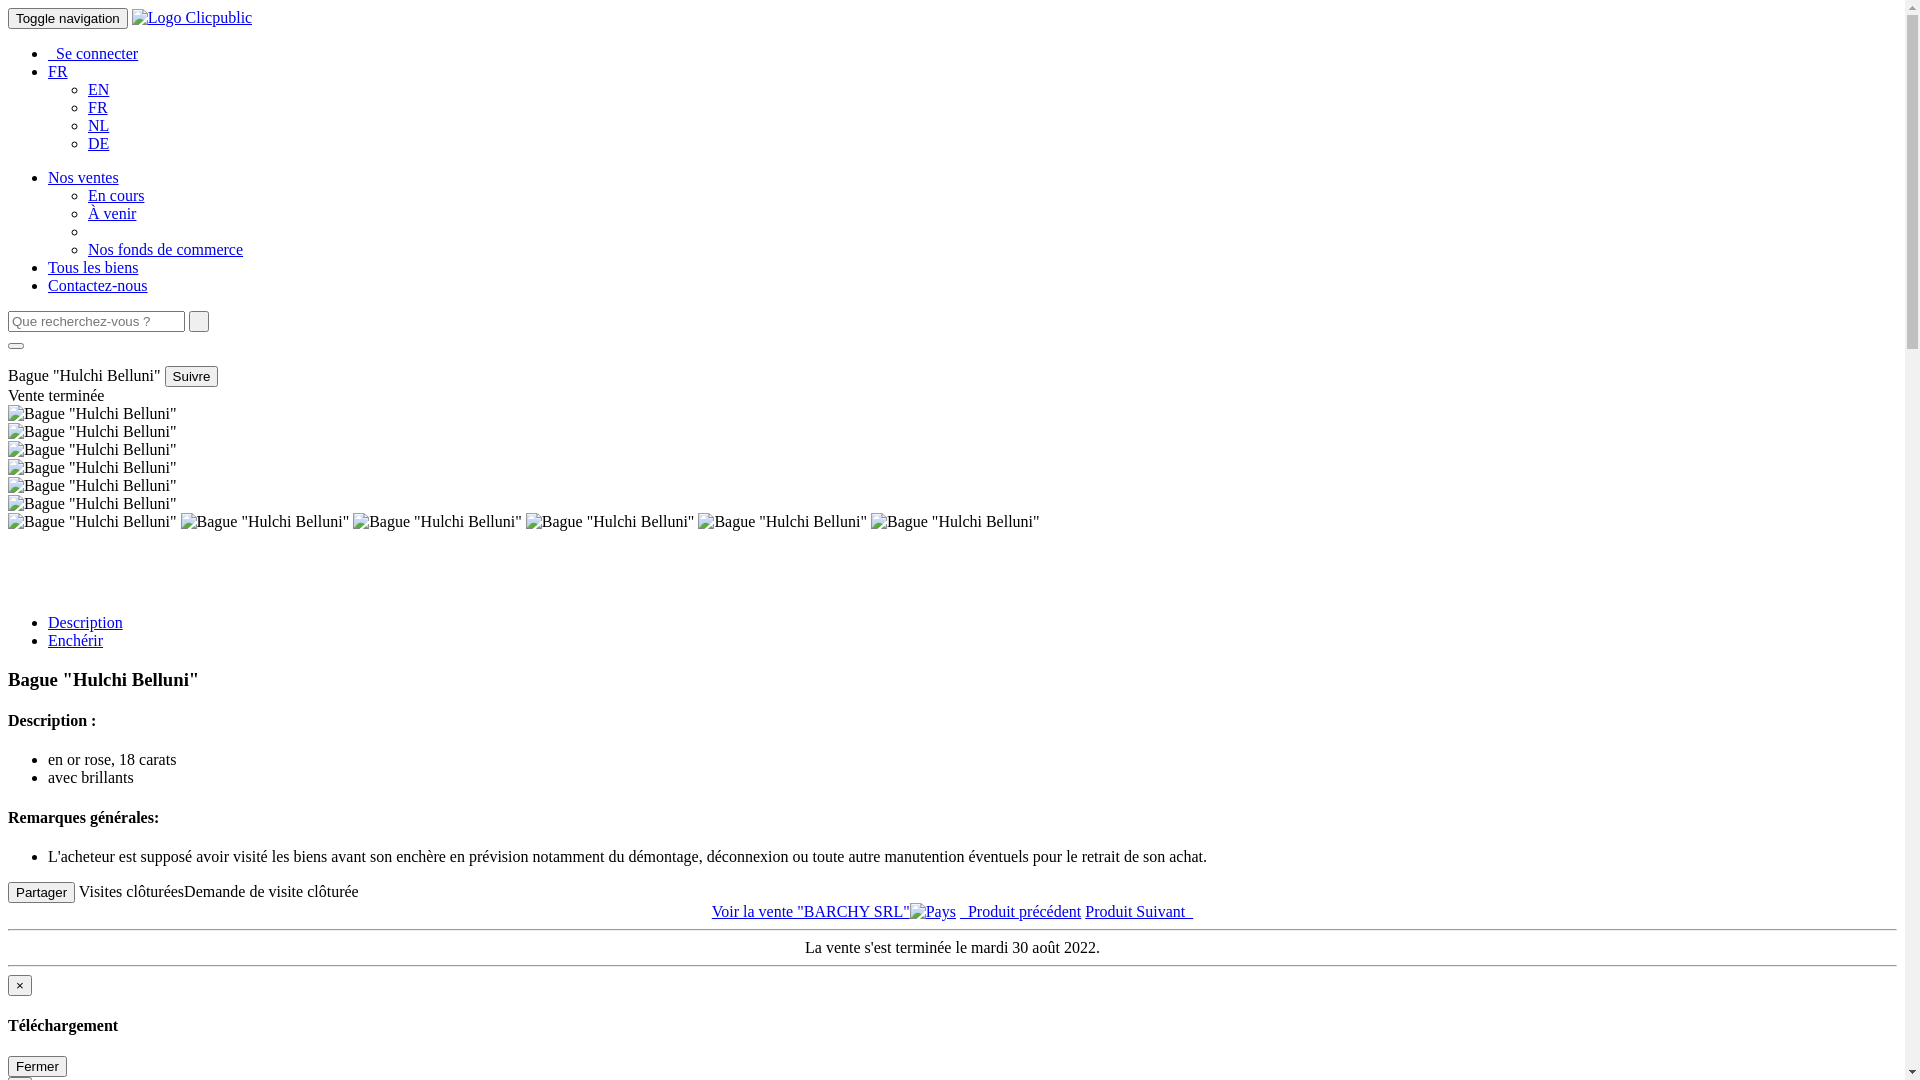 The width and height of the screenshot is (1920, 1080). What do you see at coordinates (91, 52) in the screenshot?
I see `'  Se connecter'` at bounding box center [91, 52].